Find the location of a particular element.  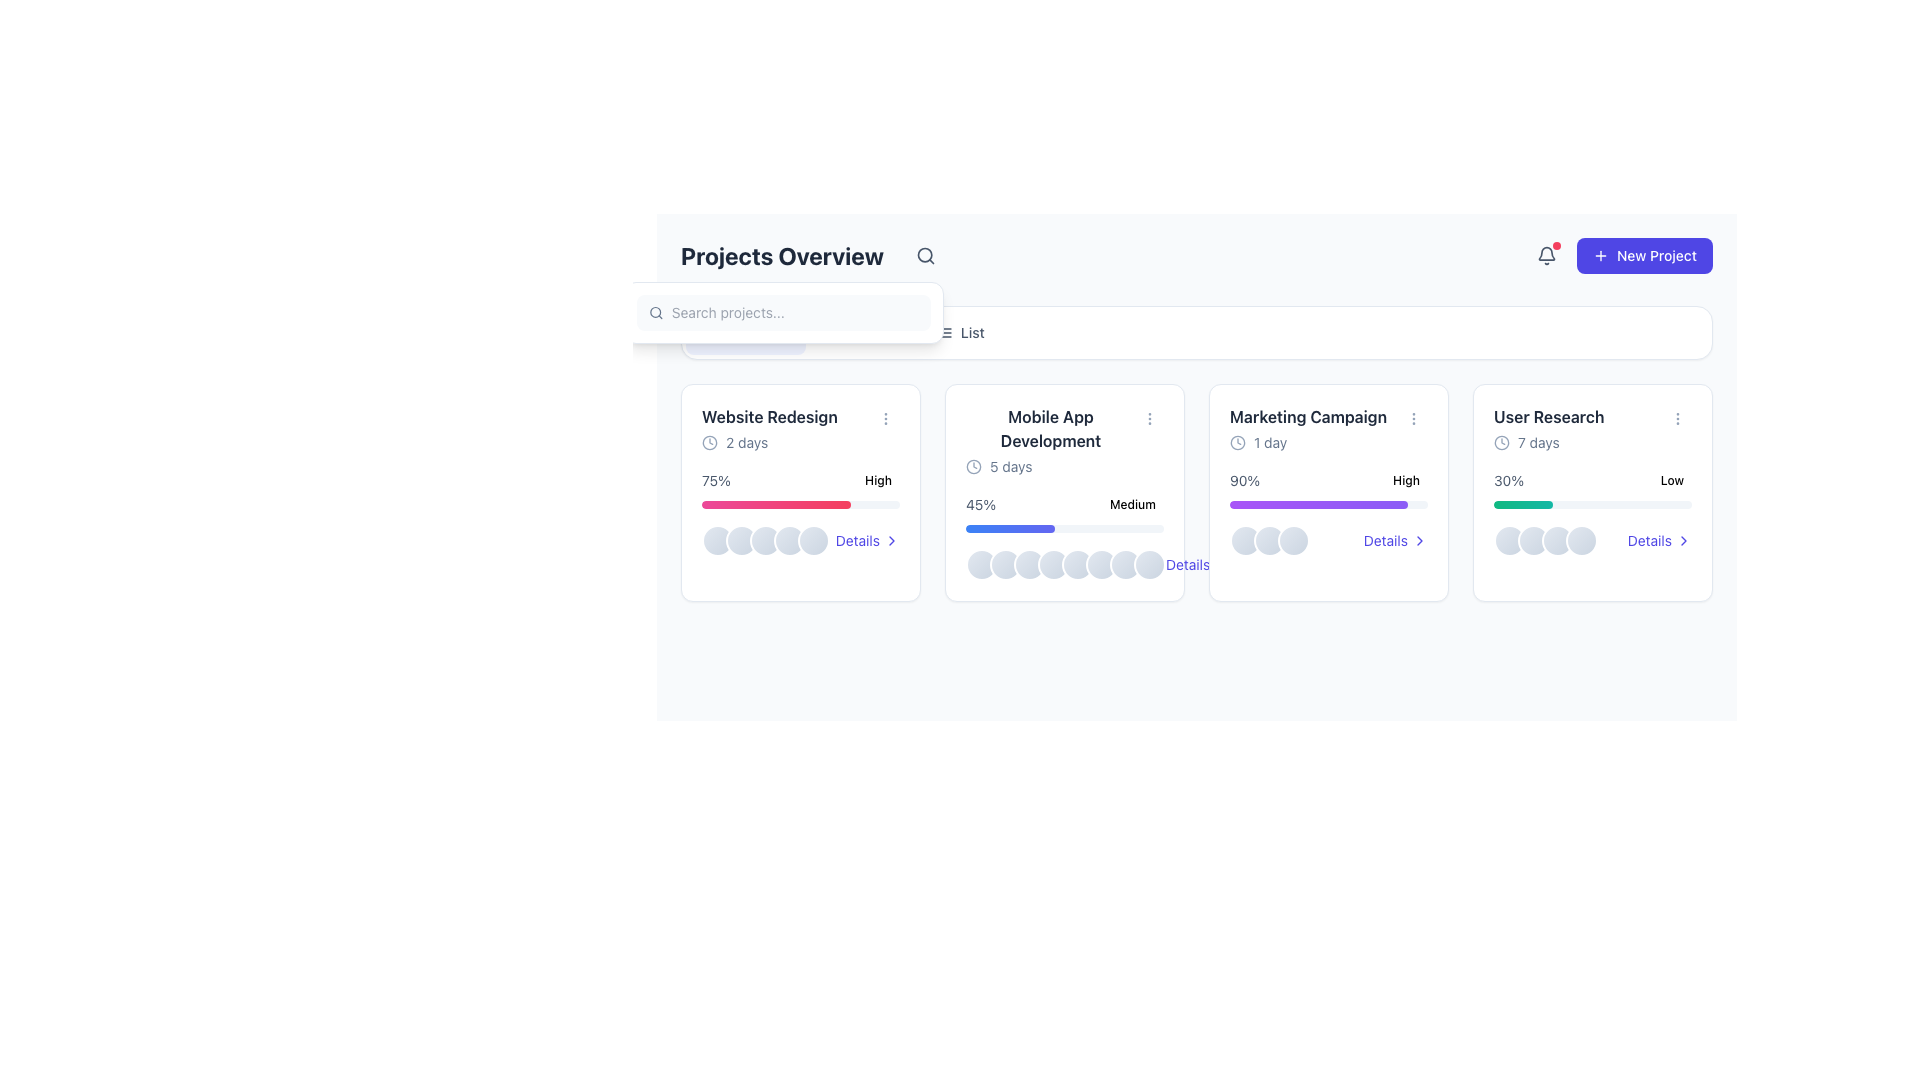

the first circular status icon located at the lower center of the 'Website Redesign' card, which serves as an indicator of progress or status is located at coordinates (718, 540).